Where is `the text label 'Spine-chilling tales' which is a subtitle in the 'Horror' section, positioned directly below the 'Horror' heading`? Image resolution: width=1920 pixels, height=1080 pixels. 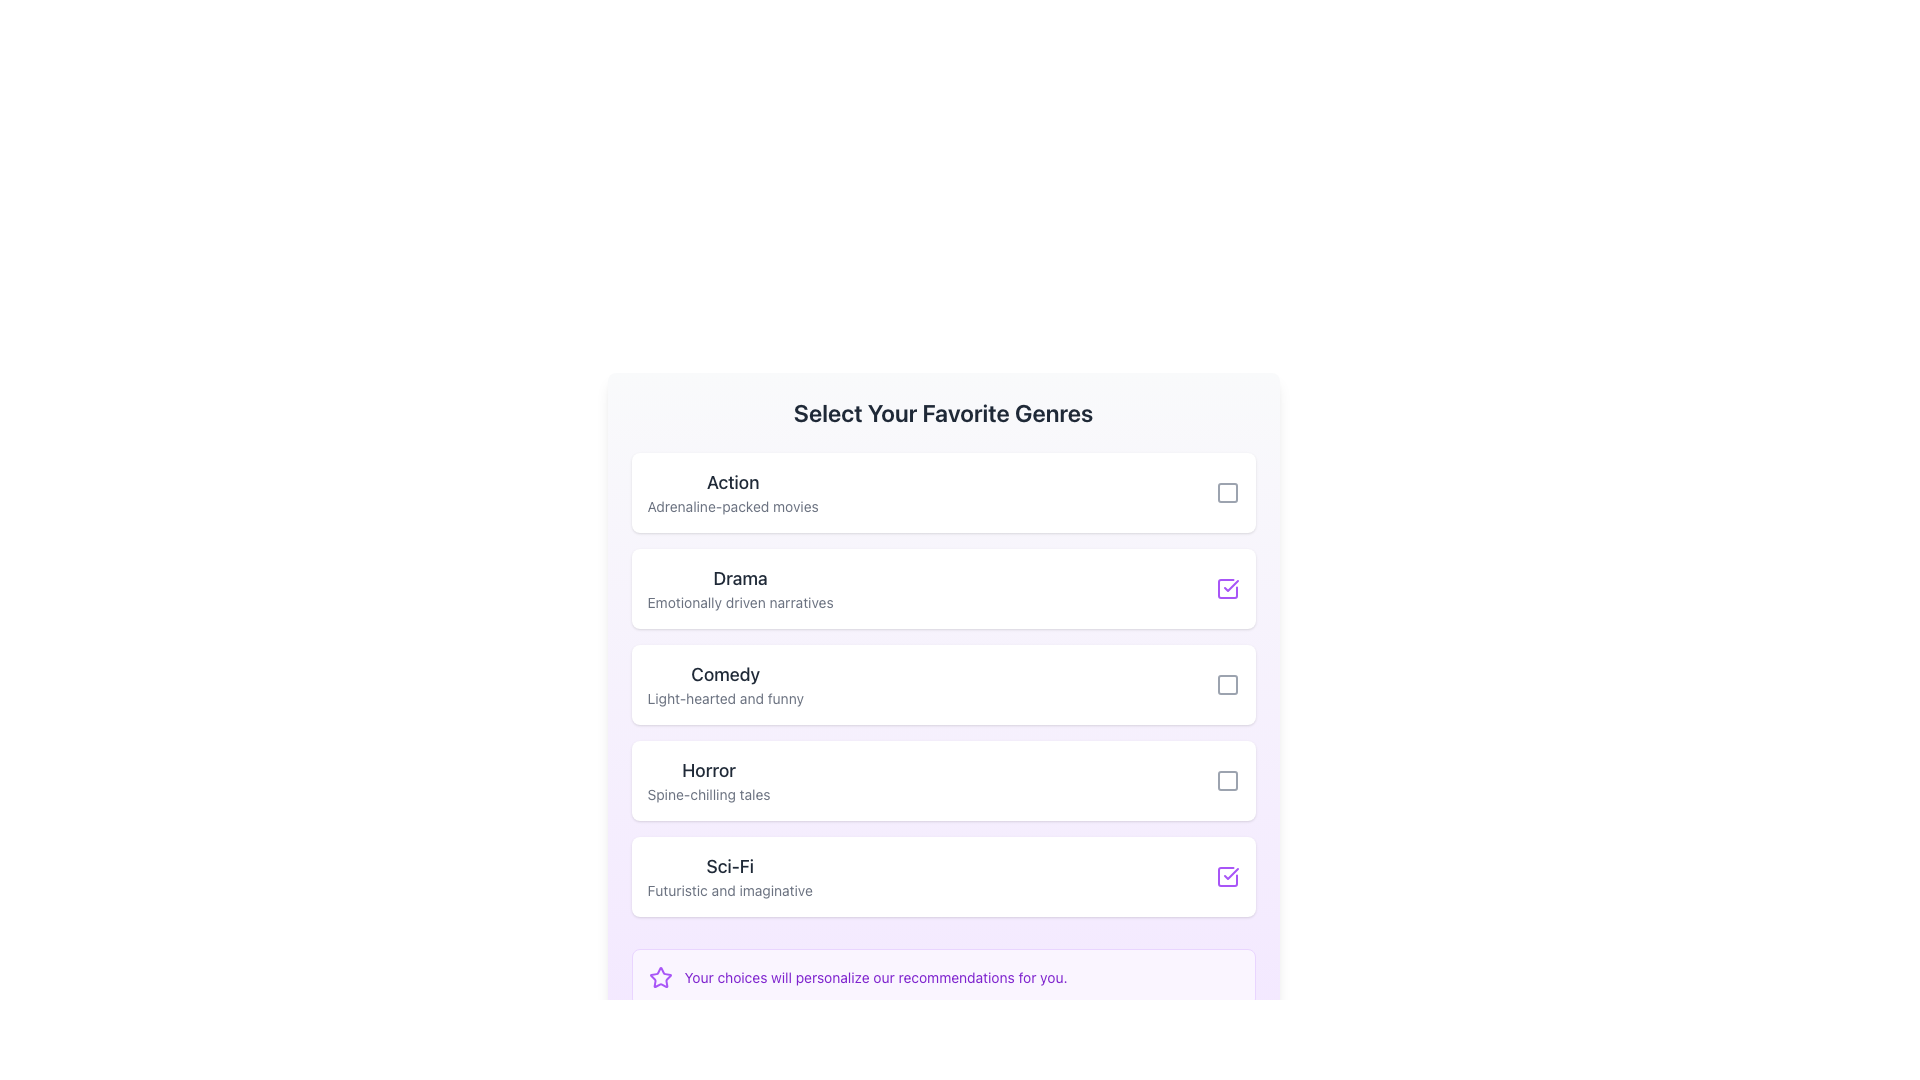 the text label 'Spine-chilling tales' which is a subtitle in the 'Horror' section, positioned directly below the 'Horror' heading is located at coordinates (709, 793).